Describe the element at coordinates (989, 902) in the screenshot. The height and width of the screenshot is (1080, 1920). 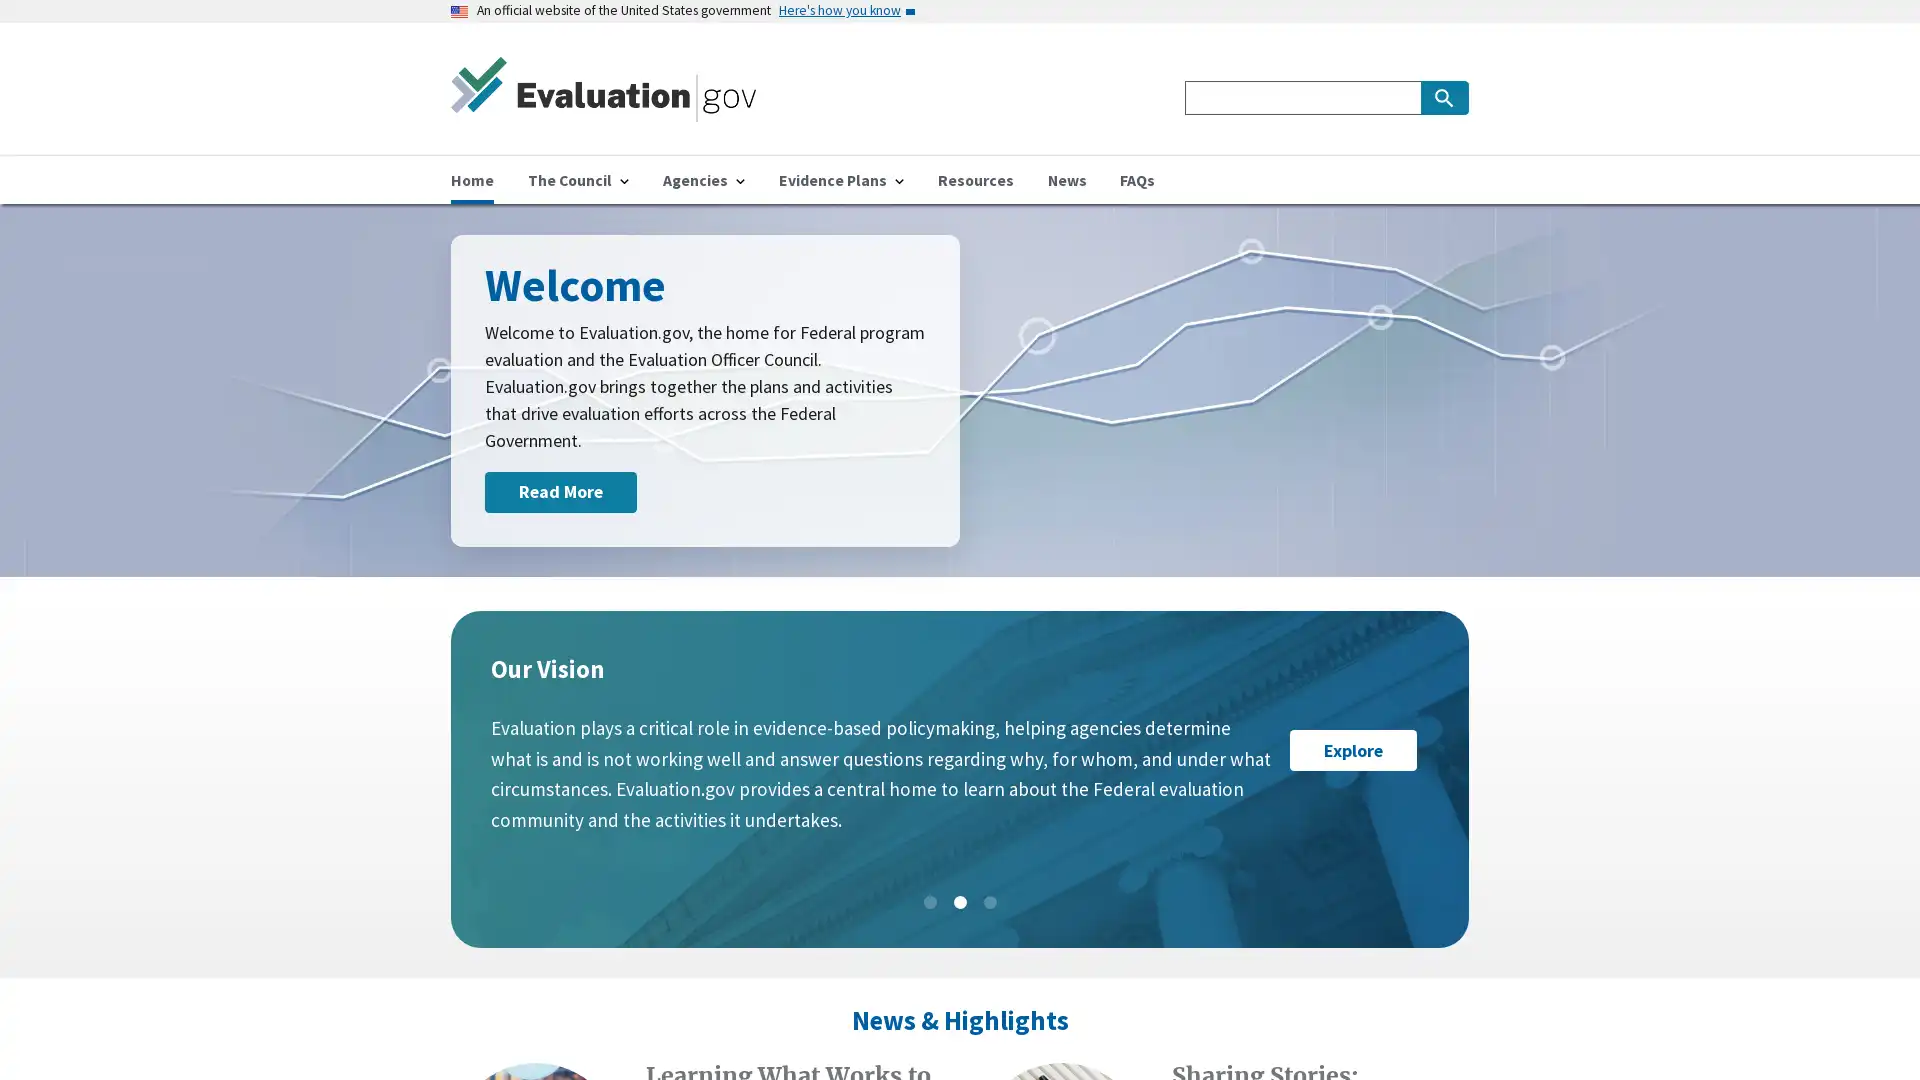
I see `Slide: 3` at that location.